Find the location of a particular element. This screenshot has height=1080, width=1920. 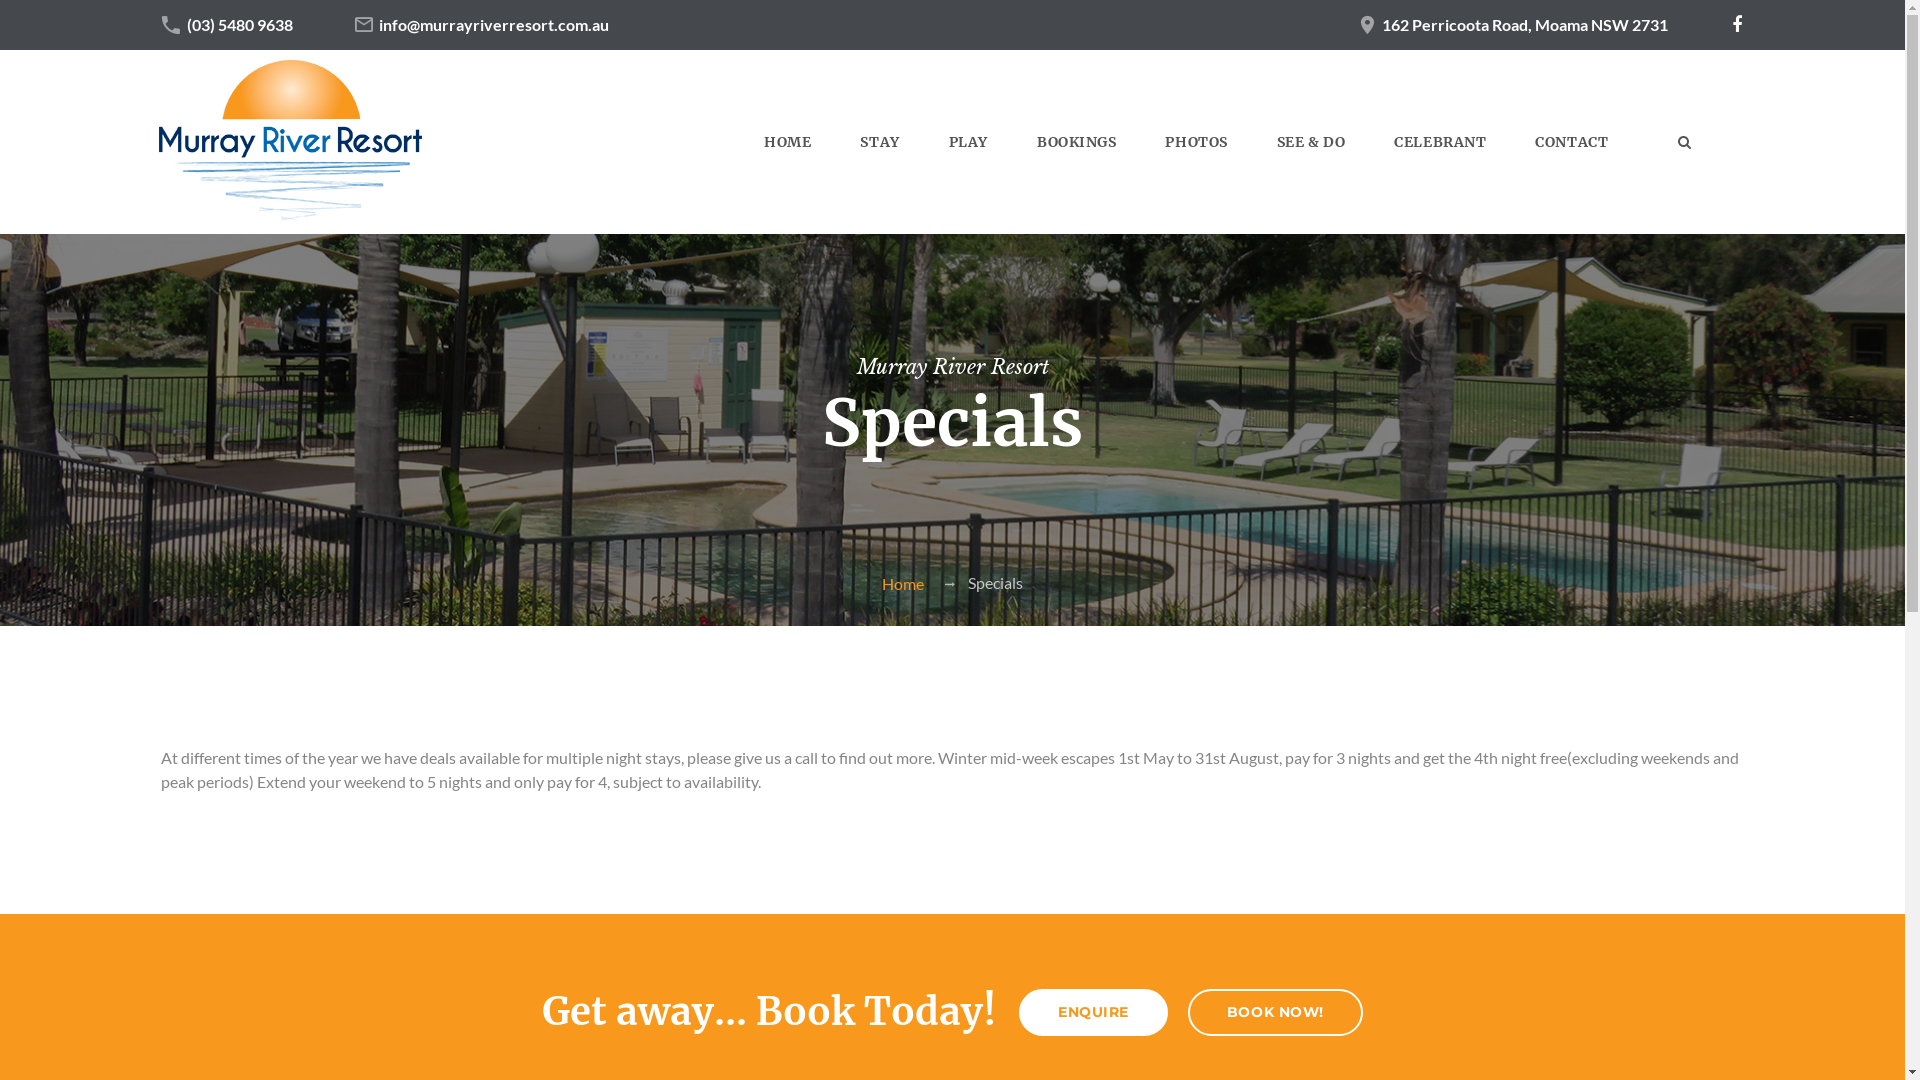

'CONTACT' is located at coordinates (1570, 141).